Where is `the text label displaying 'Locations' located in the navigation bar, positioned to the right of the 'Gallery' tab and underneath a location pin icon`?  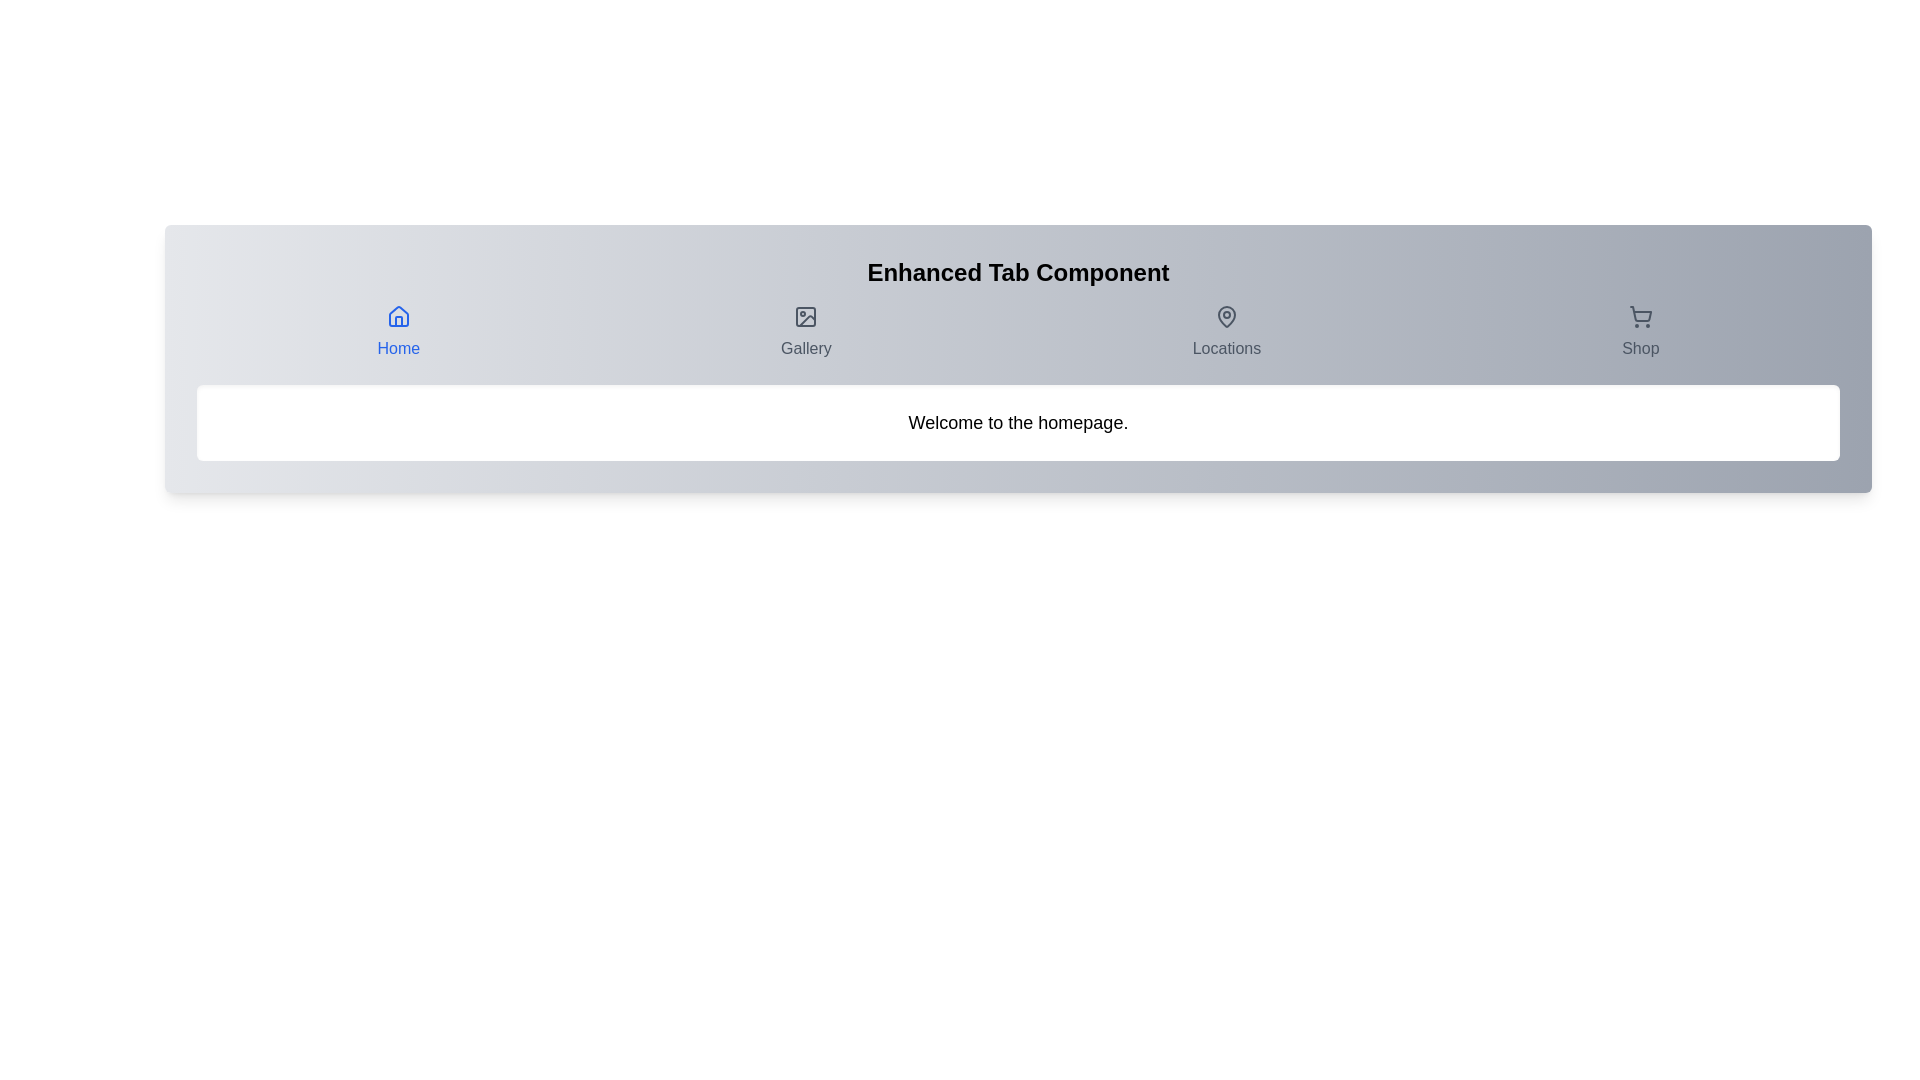 the text label displaying 'Locations' located in the navigation bar, positioned to the right of the 'Gallery' tab and underneath a location pin icon is located at coordinates (1225, 347).